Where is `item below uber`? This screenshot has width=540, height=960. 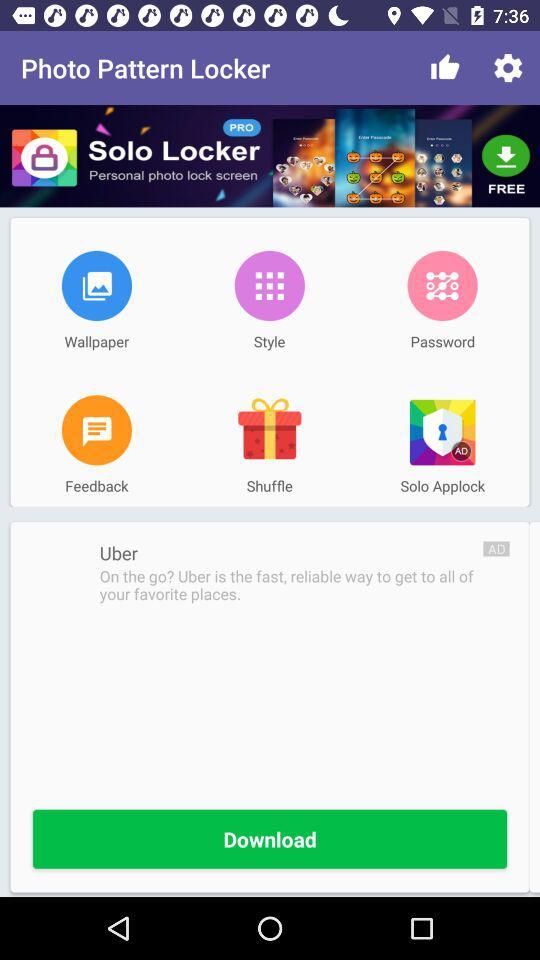 item below uber is located at coordinates (290, 585).